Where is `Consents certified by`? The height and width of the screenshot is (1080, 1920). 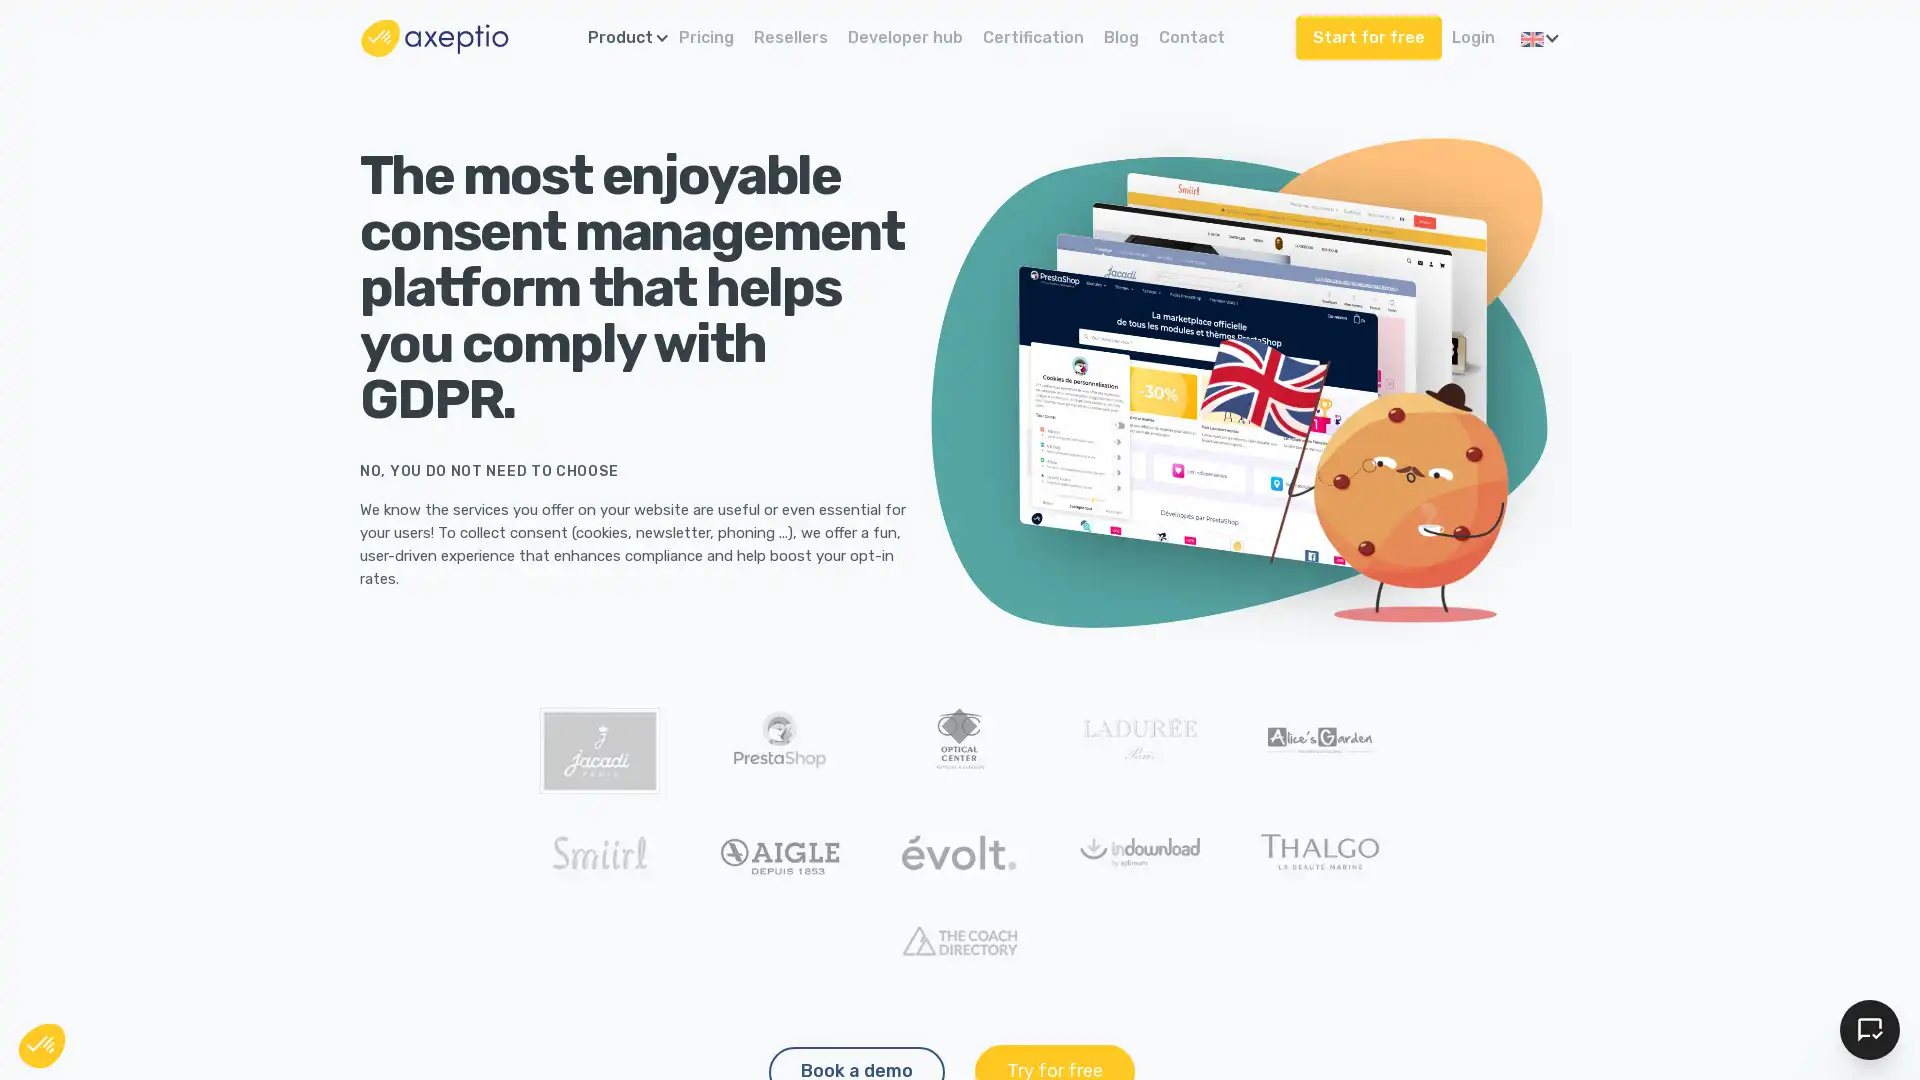
Consents certified by is located at coordinates (229, 926).